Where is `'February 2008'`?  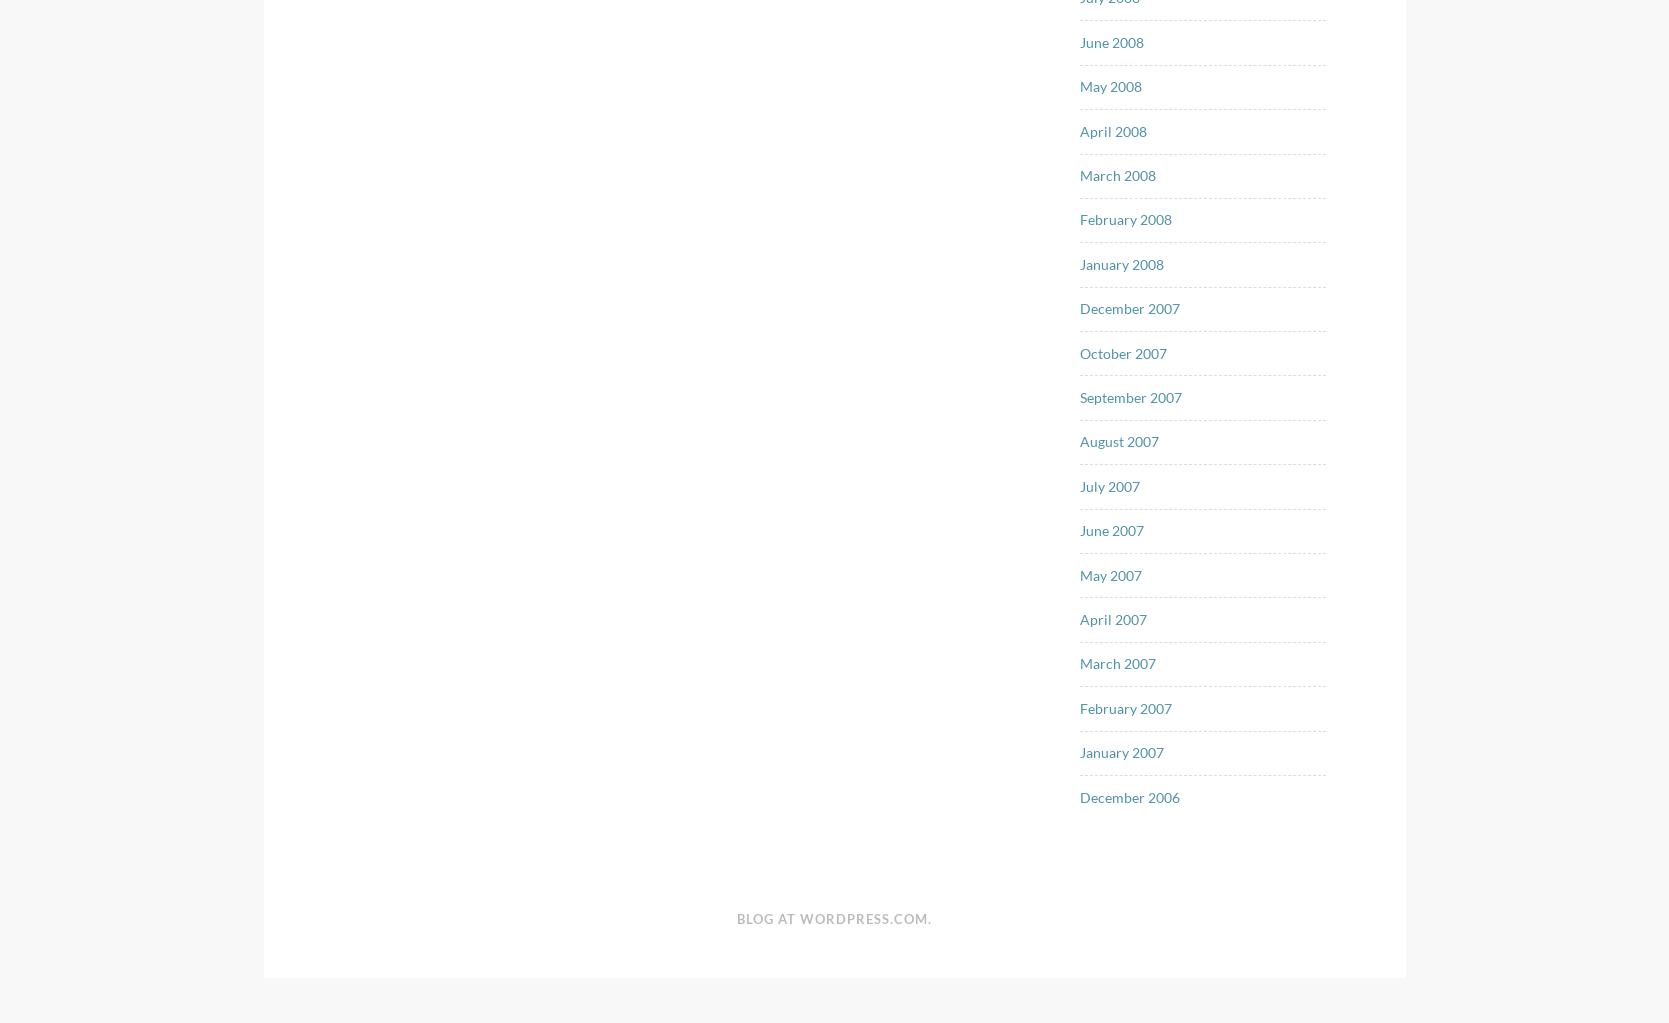 'February 2008' is located at coordinates (1126, 218).